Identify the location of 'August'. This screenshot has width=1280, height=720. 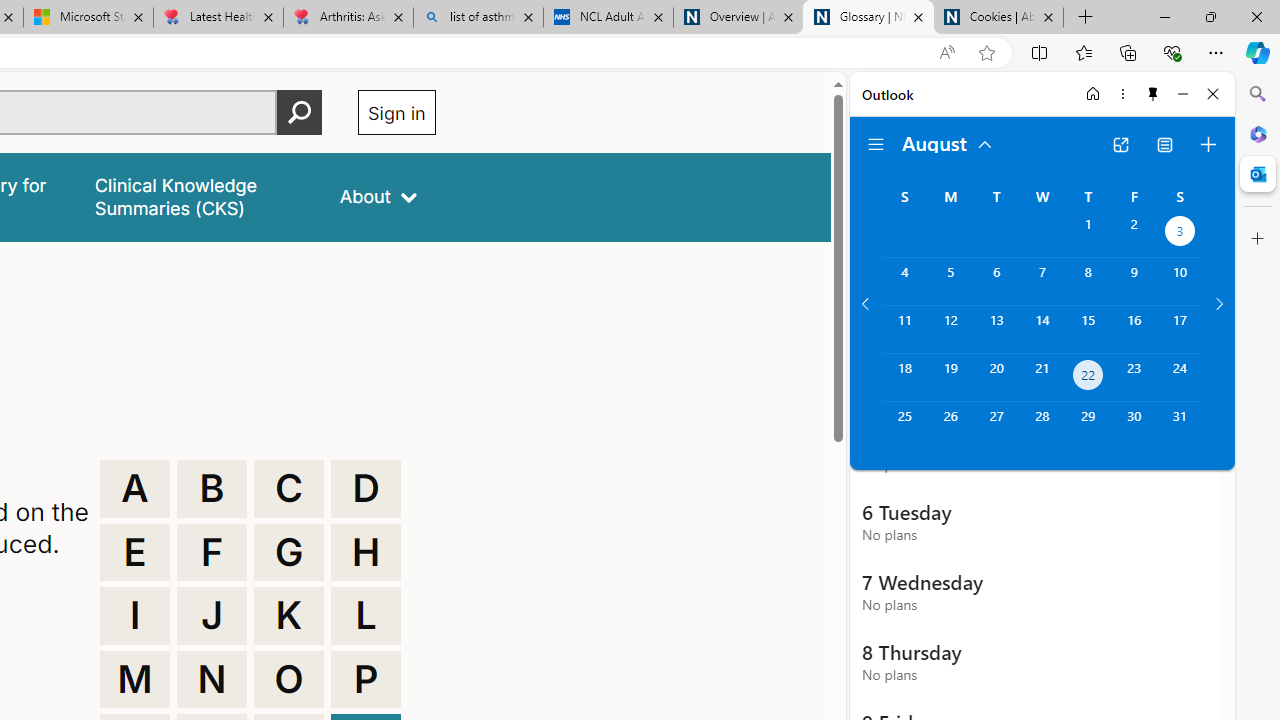
(947, 141).